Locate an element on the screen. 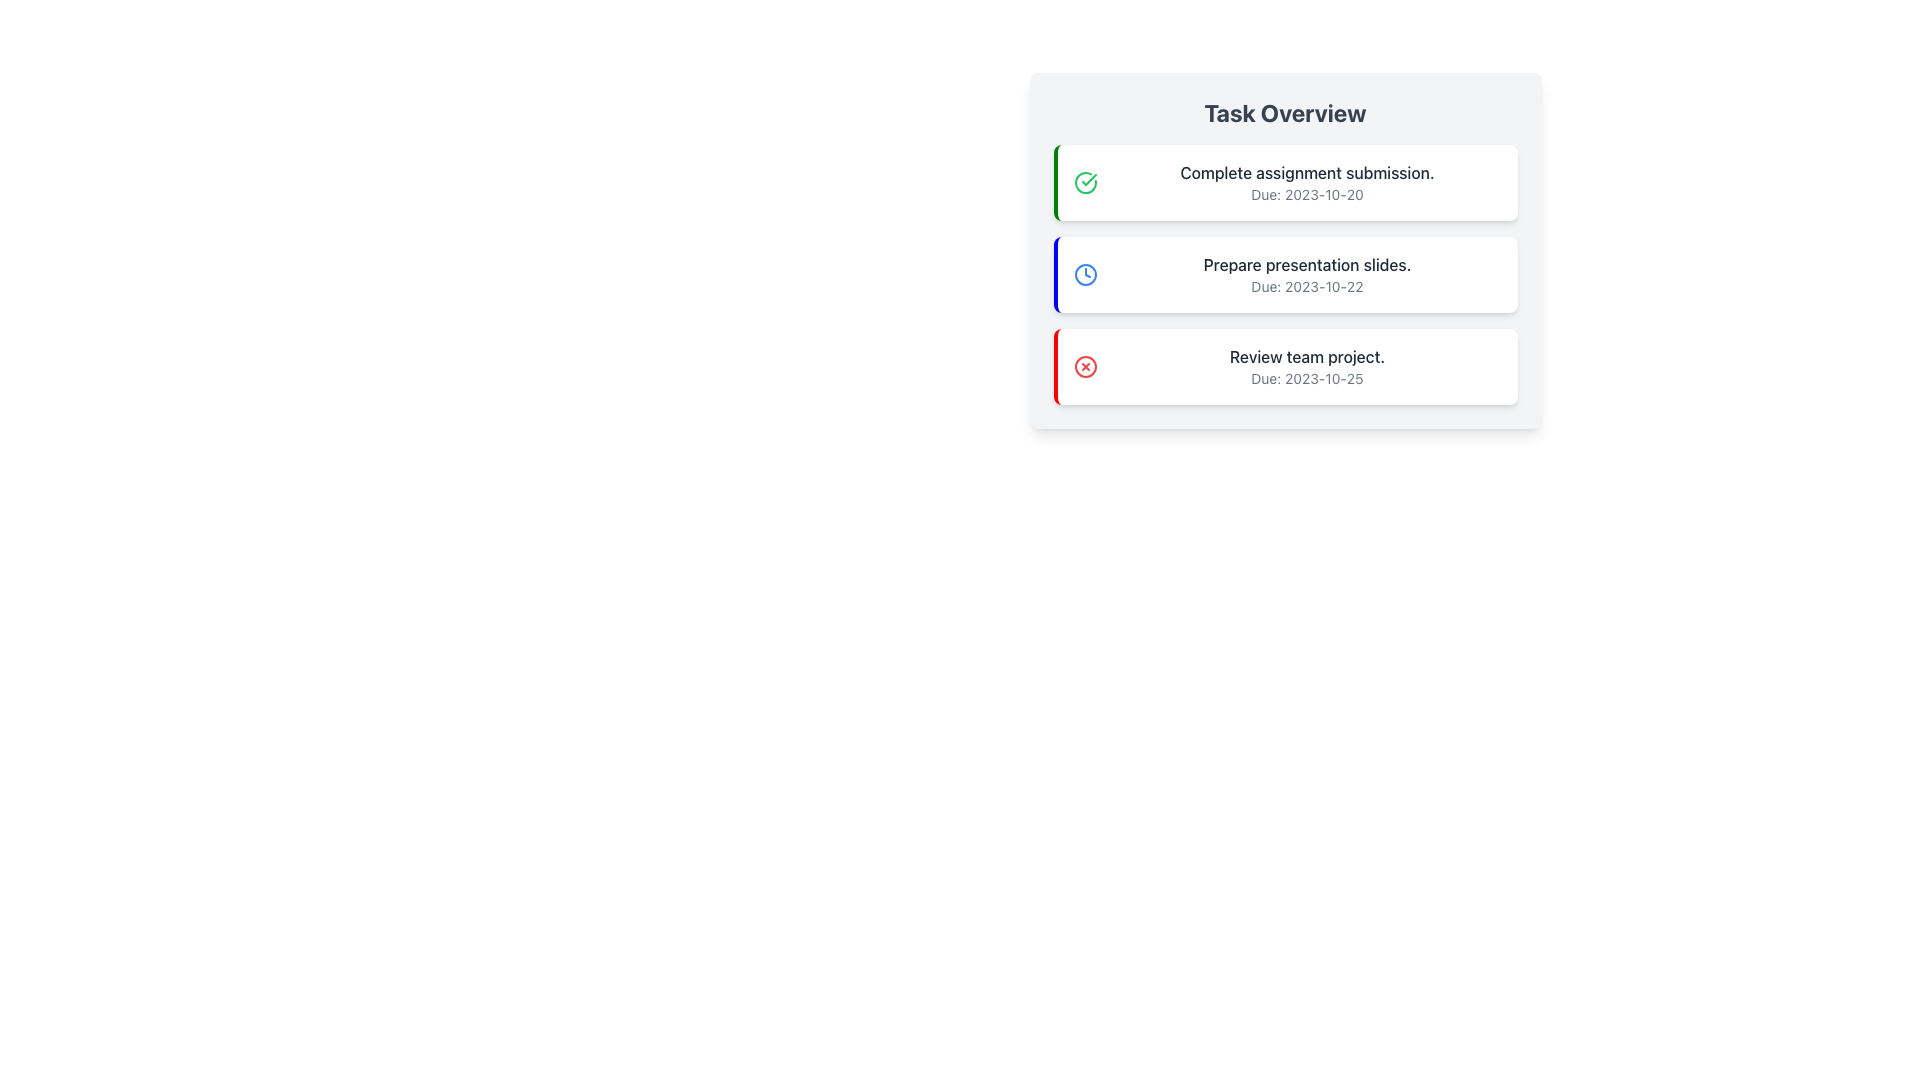  task details from the Informational card that states 'Review team project.' with a deadline of '2023-10-25', which is the third item in a vertically stacked list of tasks is located at coordinates (1285, 366).